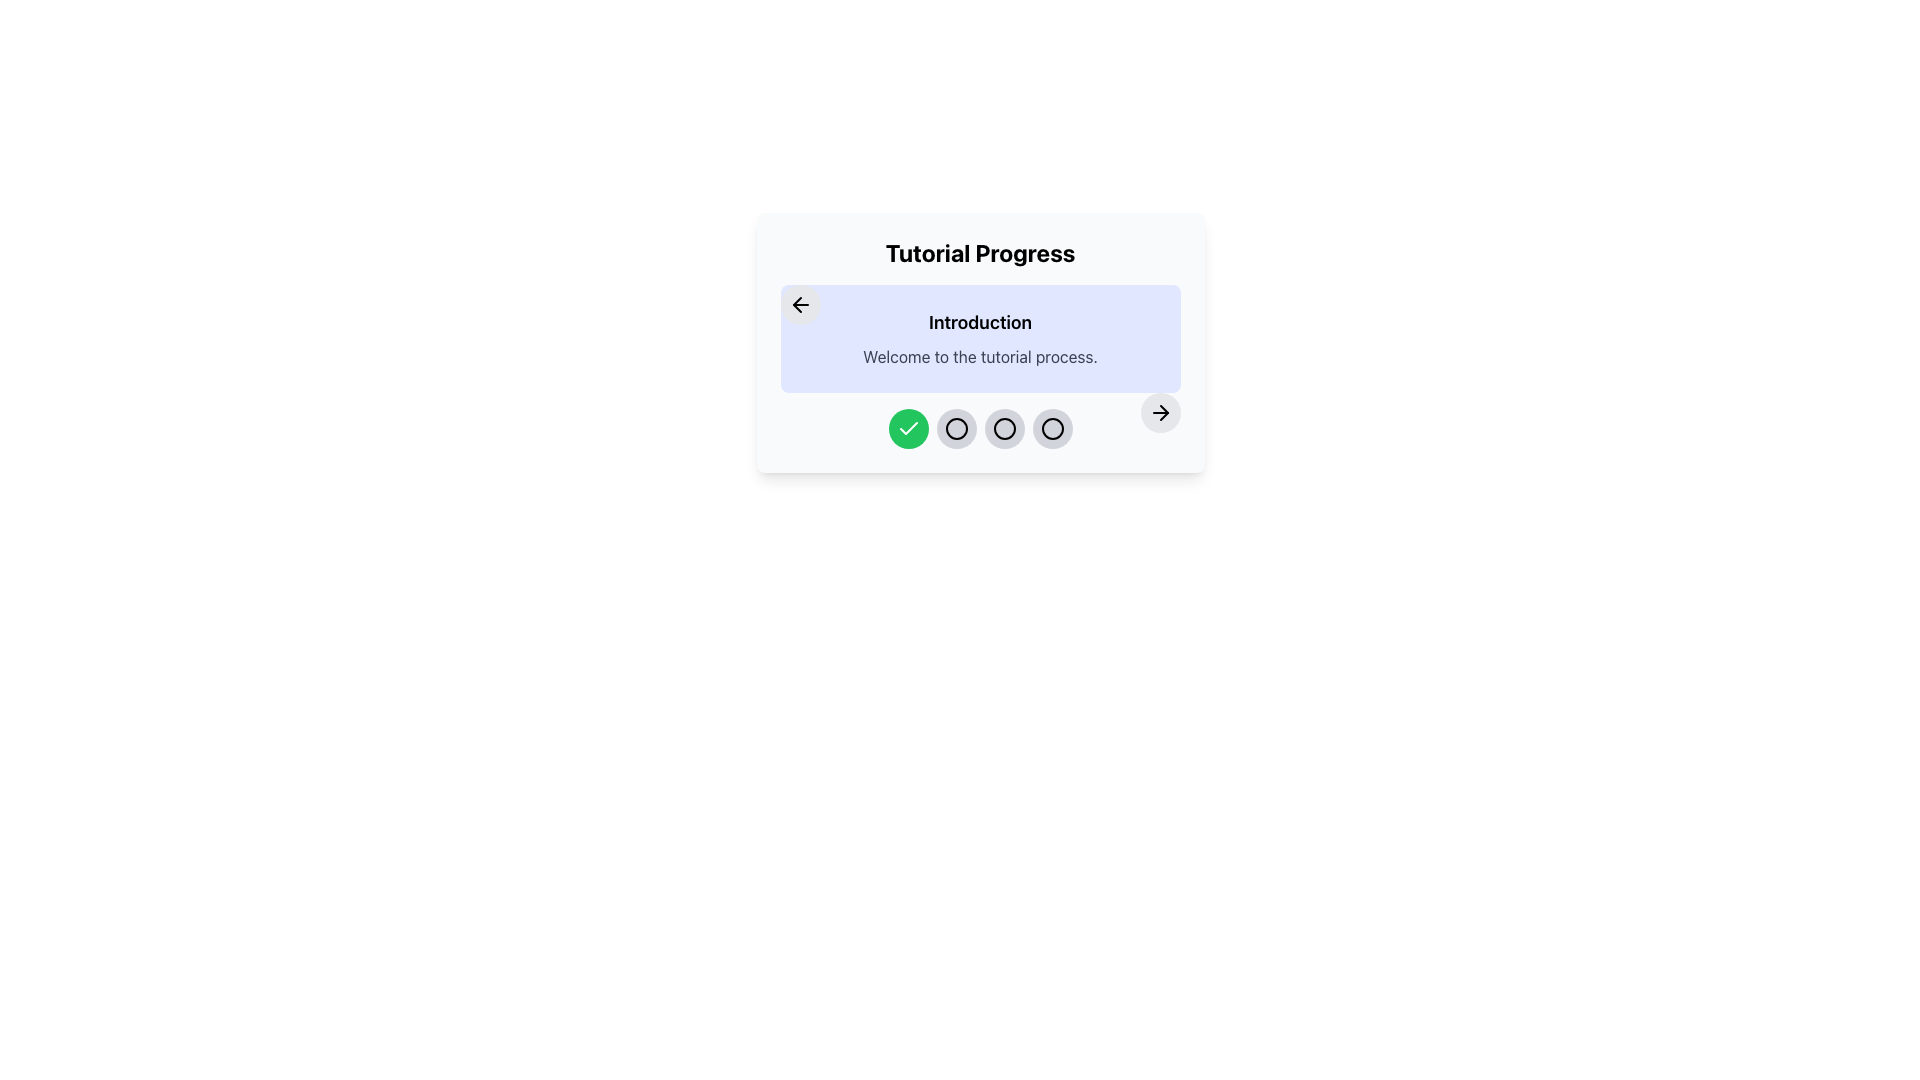 The height and width of the screenshot is (1080, 1920). Describe the element at coordinates (907, 427) in the screenshot. I see `the confirmation icon button located in the bottom section of the main card interface, directly below the 'Introduction' text, and the first icon in the row of circular icons to confirm completion` at that location.